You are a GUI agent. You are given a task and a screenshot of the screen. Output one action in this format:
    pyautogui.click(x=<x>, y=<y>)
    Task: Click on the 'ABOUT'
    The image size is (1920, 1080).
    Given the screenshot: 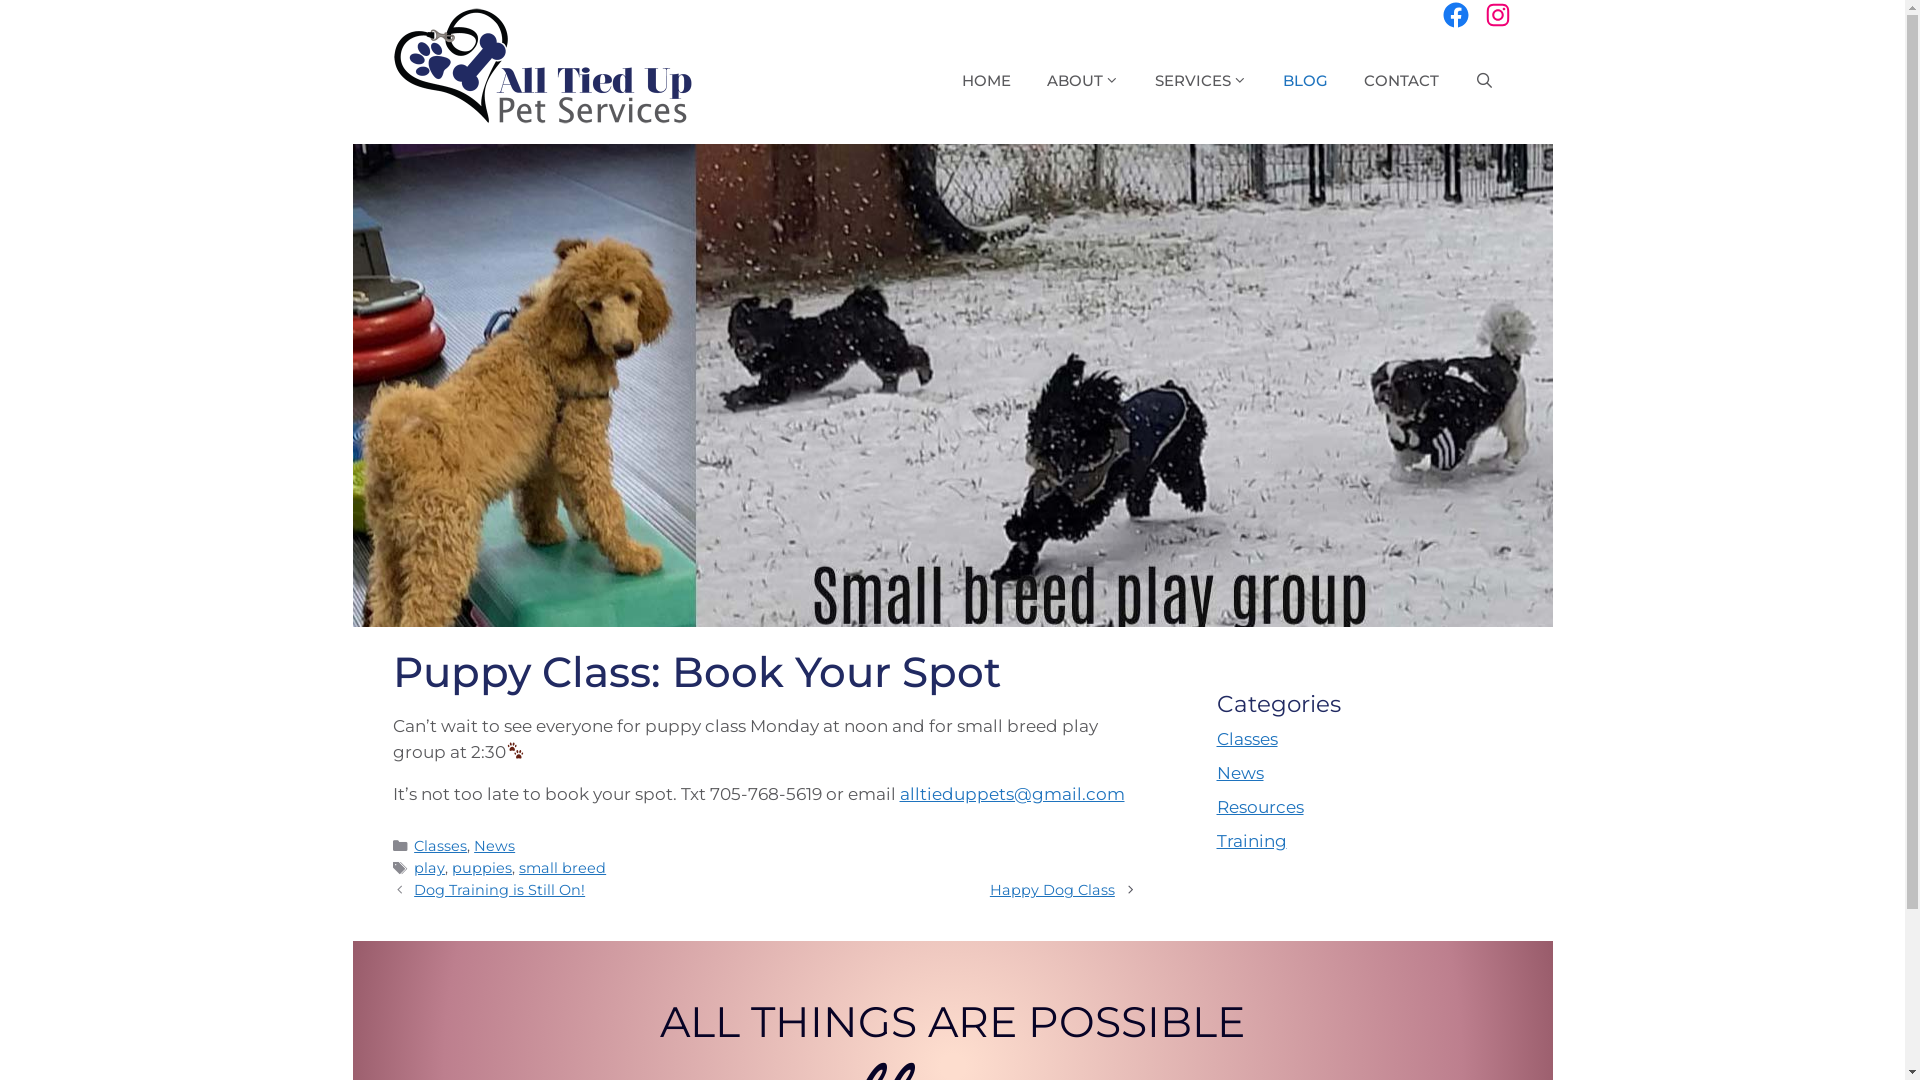 What is the action you would take?
    pyautogui.click(x=1082, y=80)
    